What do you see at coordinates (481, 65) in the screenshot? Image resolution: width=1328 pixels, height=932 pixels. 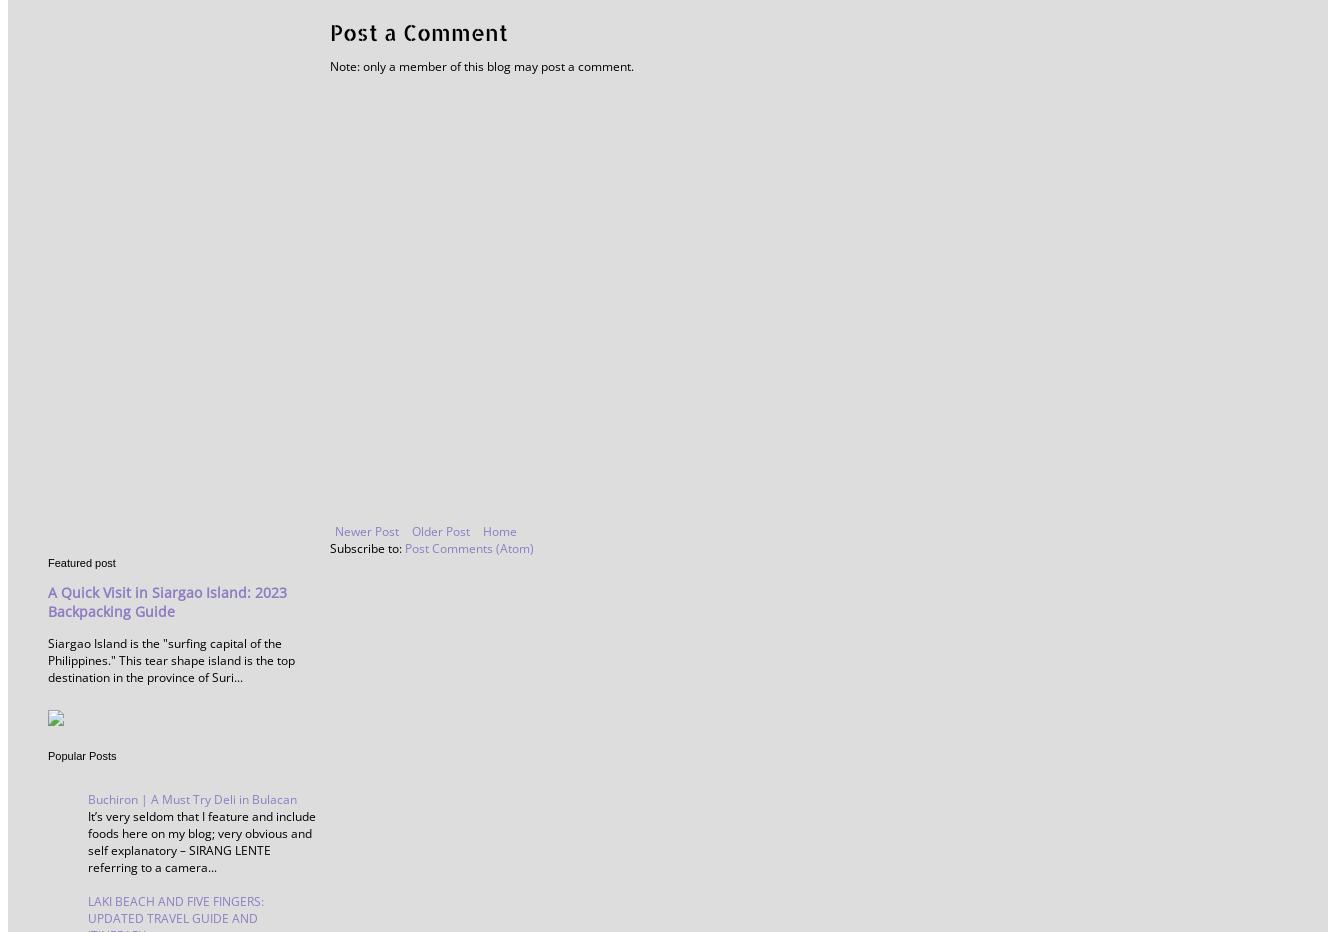 I see `'Note: only a member of this blog may post a comment.'` at bounding box center [481, 65].